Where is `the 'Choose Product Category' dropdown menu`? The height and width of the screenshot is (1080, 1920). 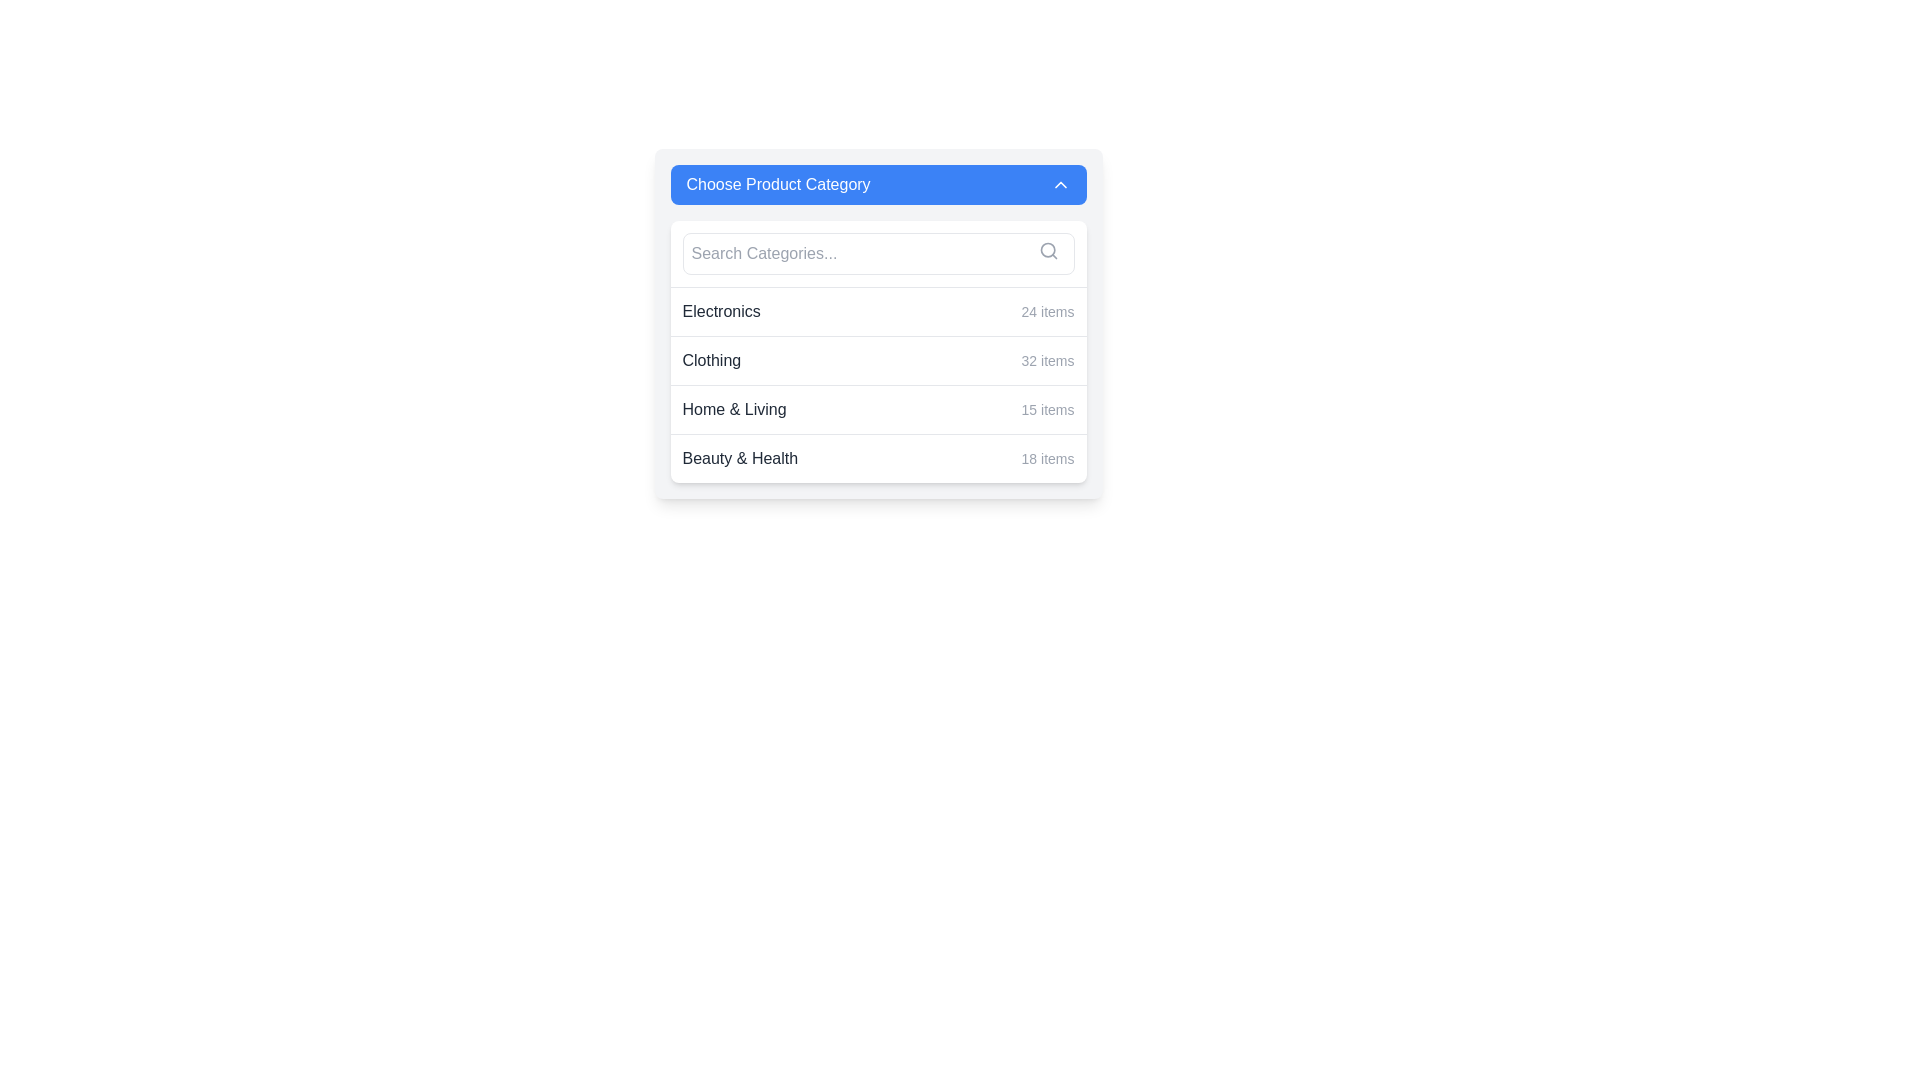
the 'Choose Product Category' dropdown menu is located at coordinates (878, 385).